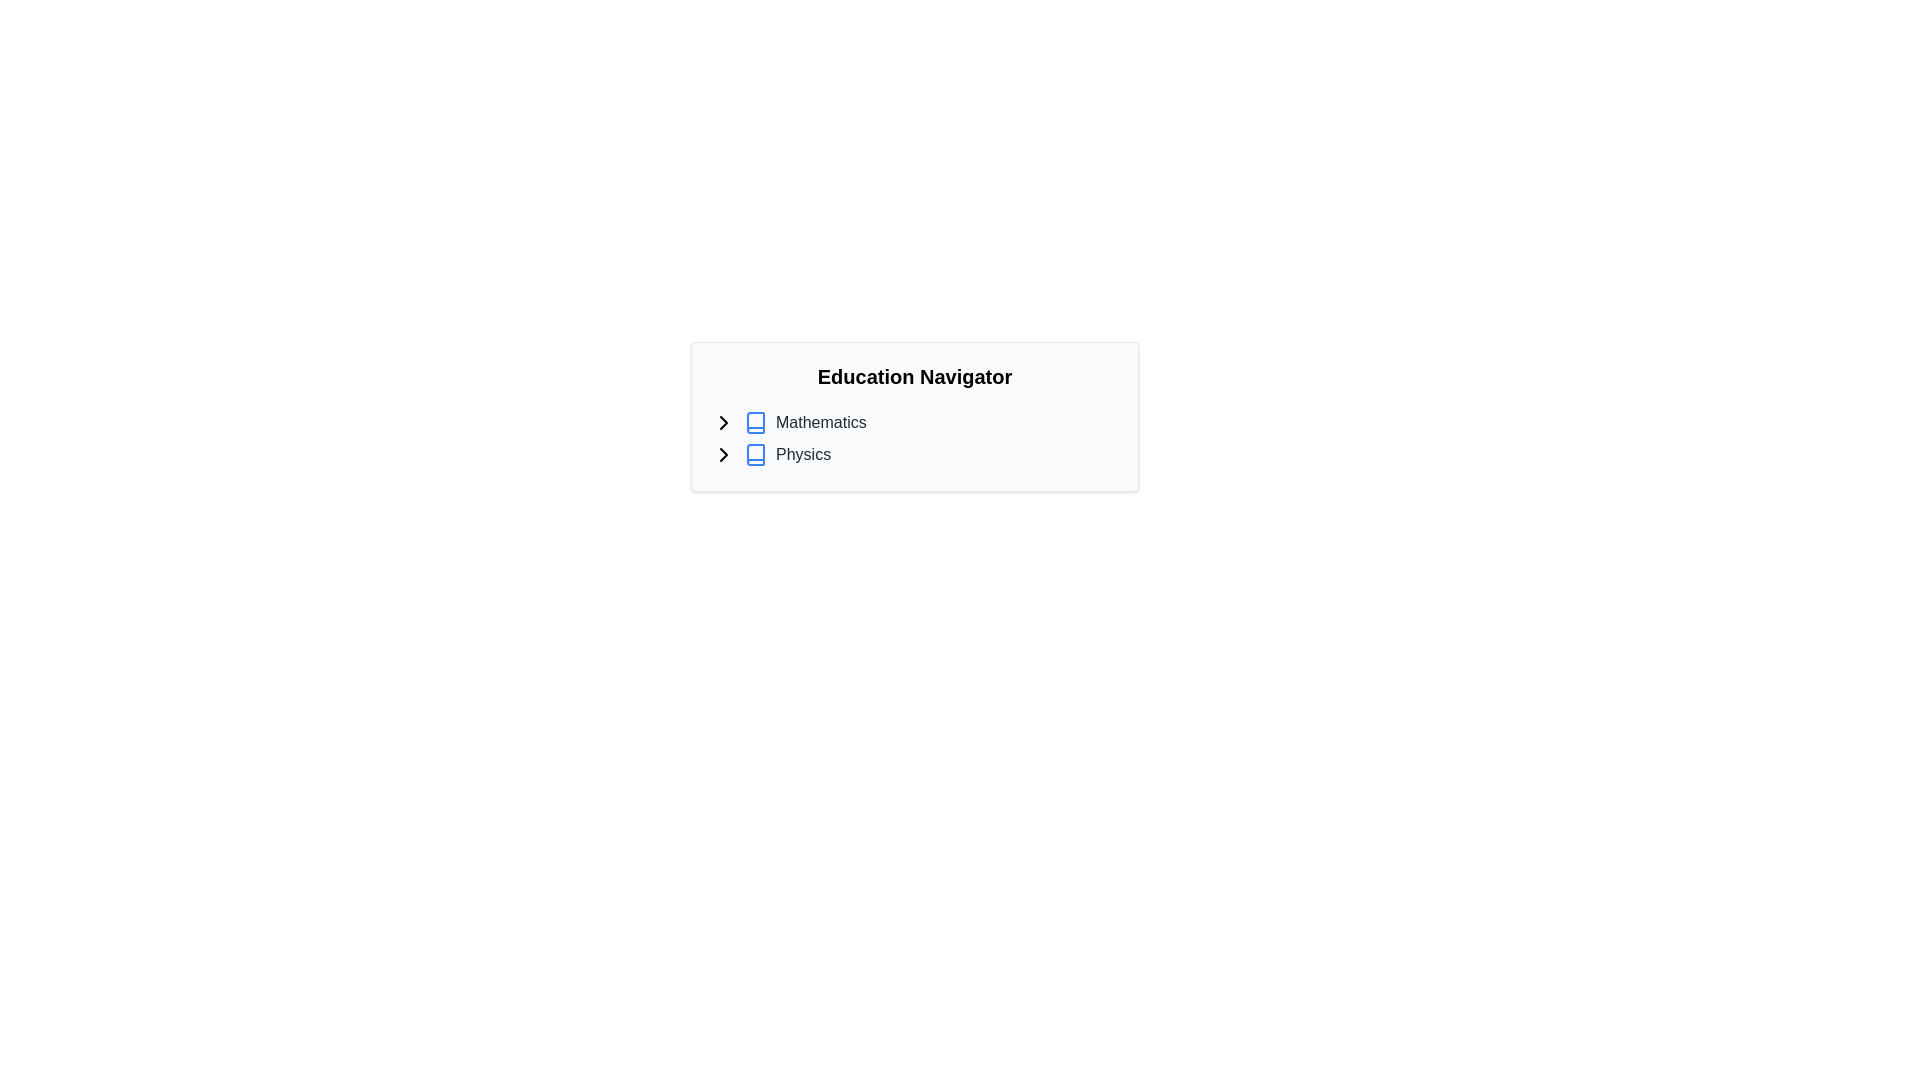 This screenshot has height=1080, width=1920. I want to click on the blue outlined open book icon associated with the 'Physics' category in the 'Education Navigator' panel, so click(754, 455).